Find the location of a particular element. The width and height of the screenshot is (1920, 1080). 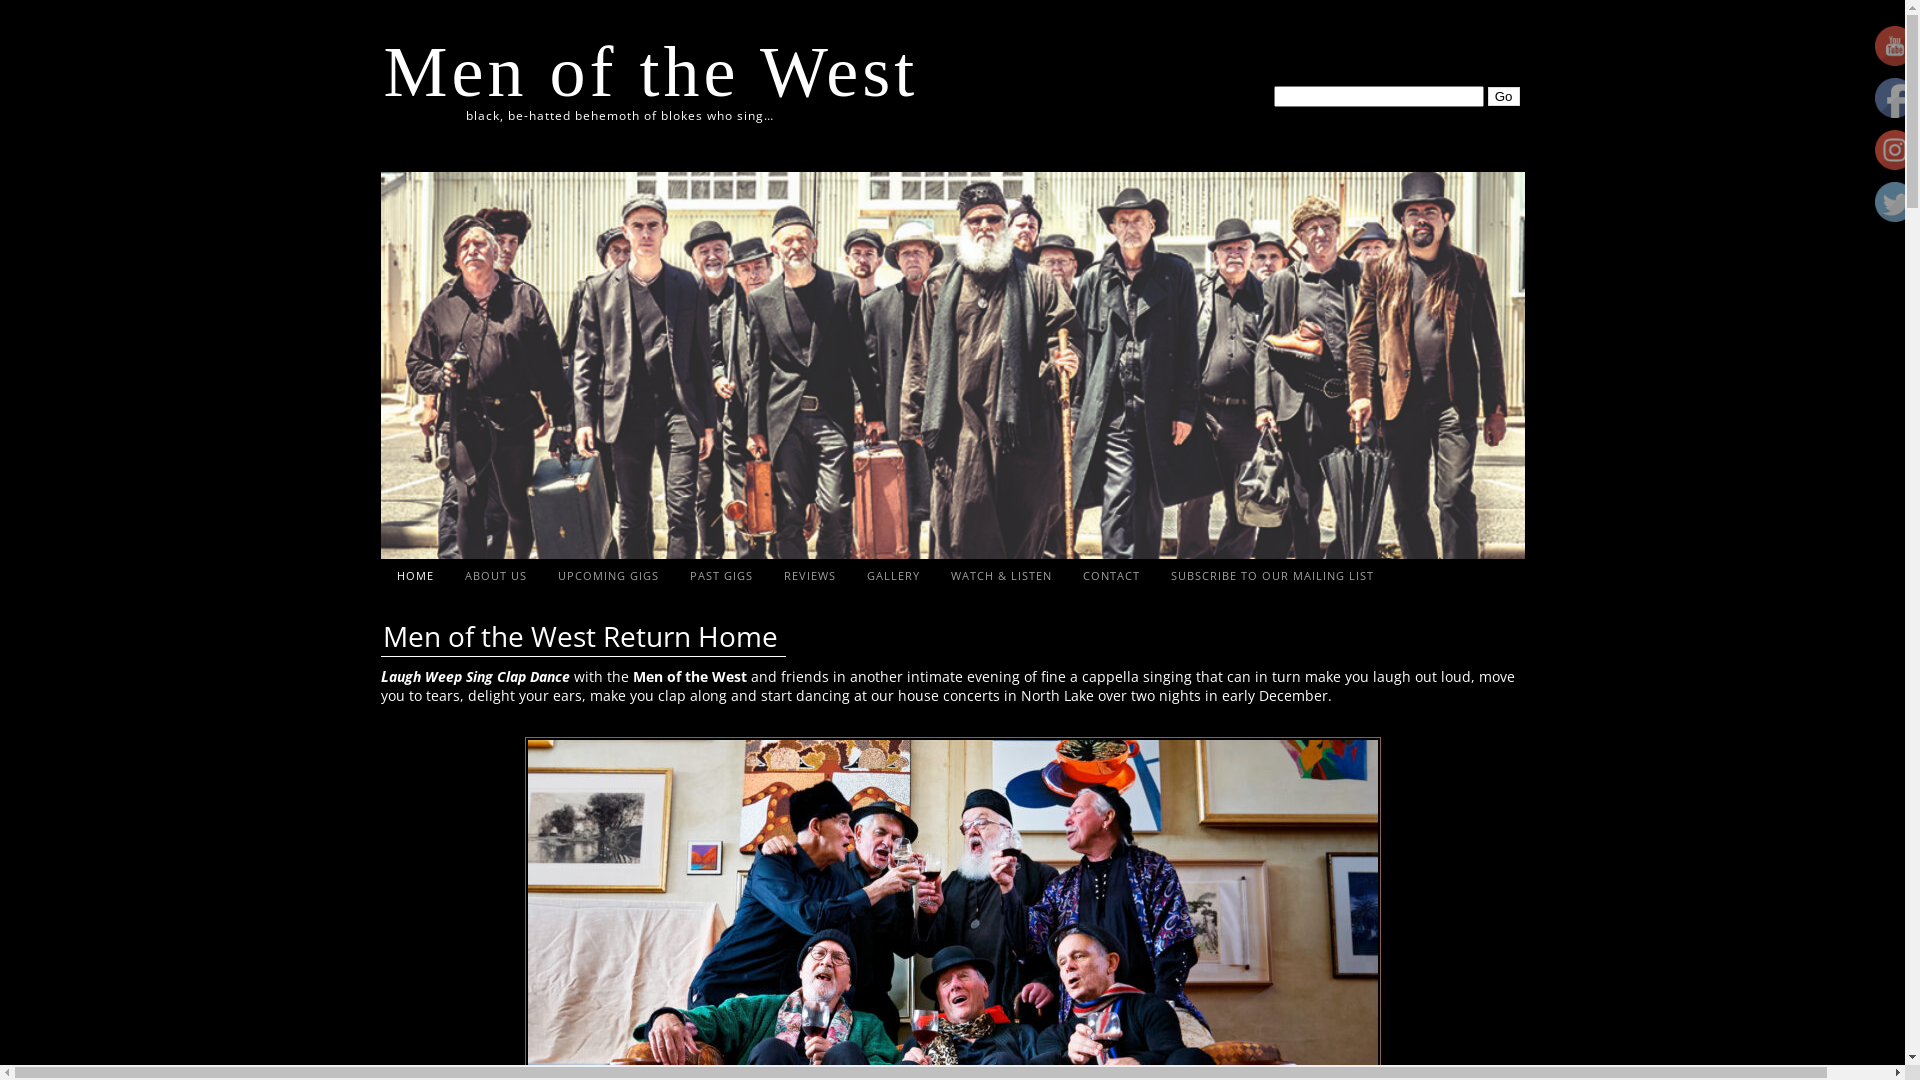

'Men of the West' is located at coordinates (651, 71).